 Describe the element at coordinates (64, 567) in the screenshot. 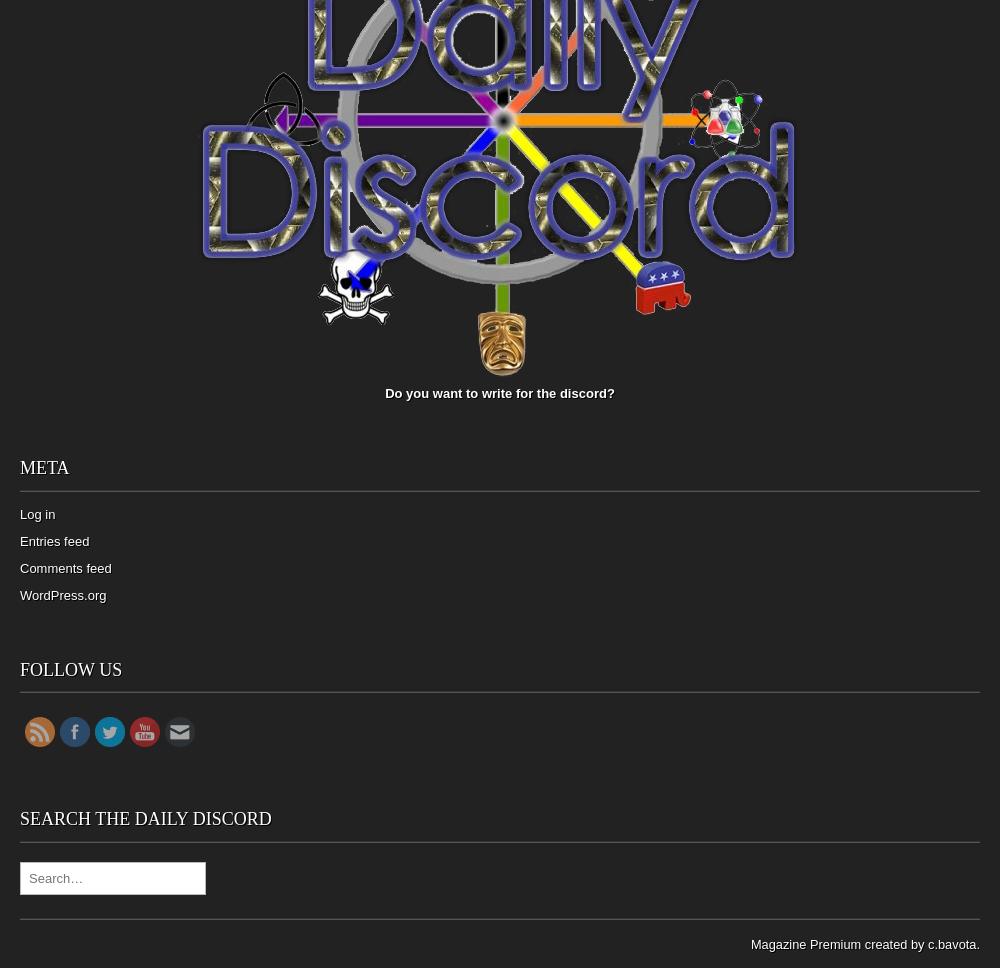

I see `'Comments feed'` at that location.